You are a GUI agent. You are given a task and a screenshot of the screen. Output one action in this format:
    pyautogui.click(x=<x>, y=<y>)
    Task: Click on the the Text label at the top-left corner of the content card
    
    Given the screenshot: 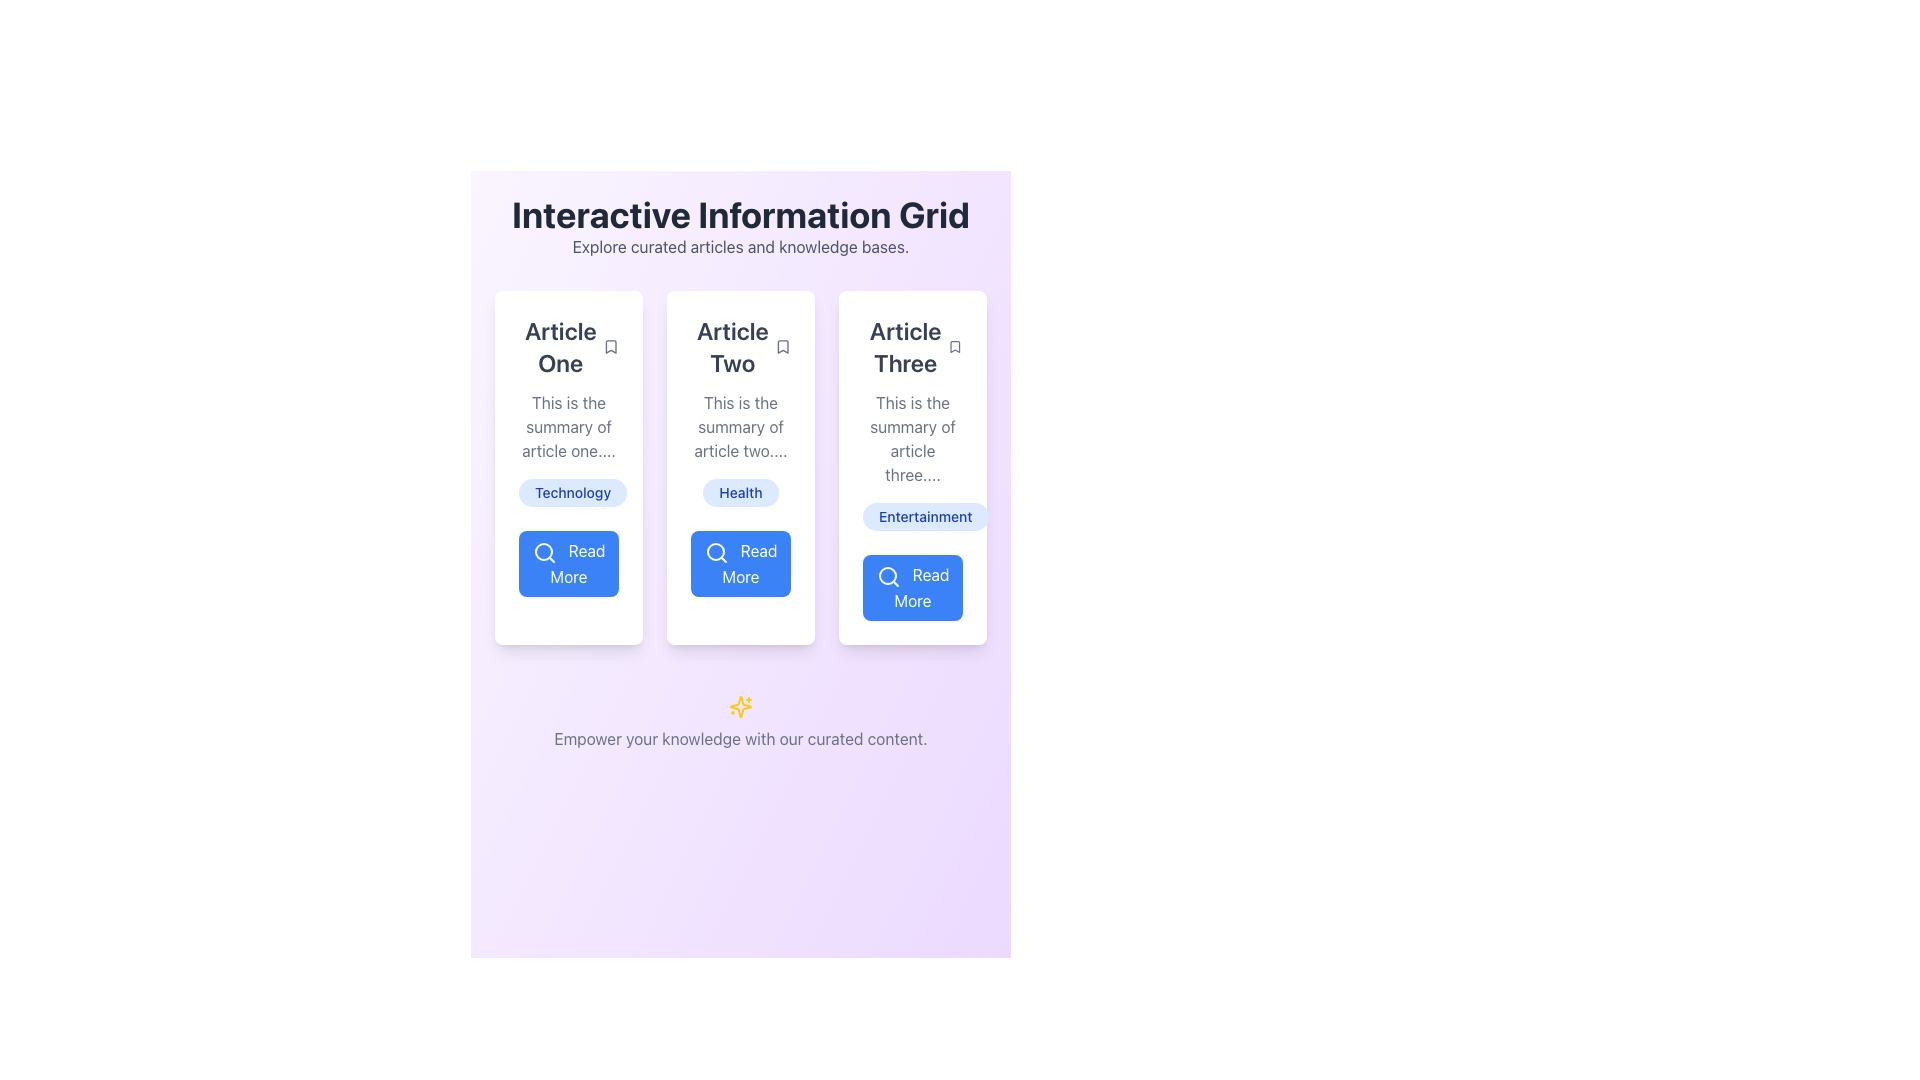 What is the action you would take?
    pyautogui.click(x=560, y=346)
    